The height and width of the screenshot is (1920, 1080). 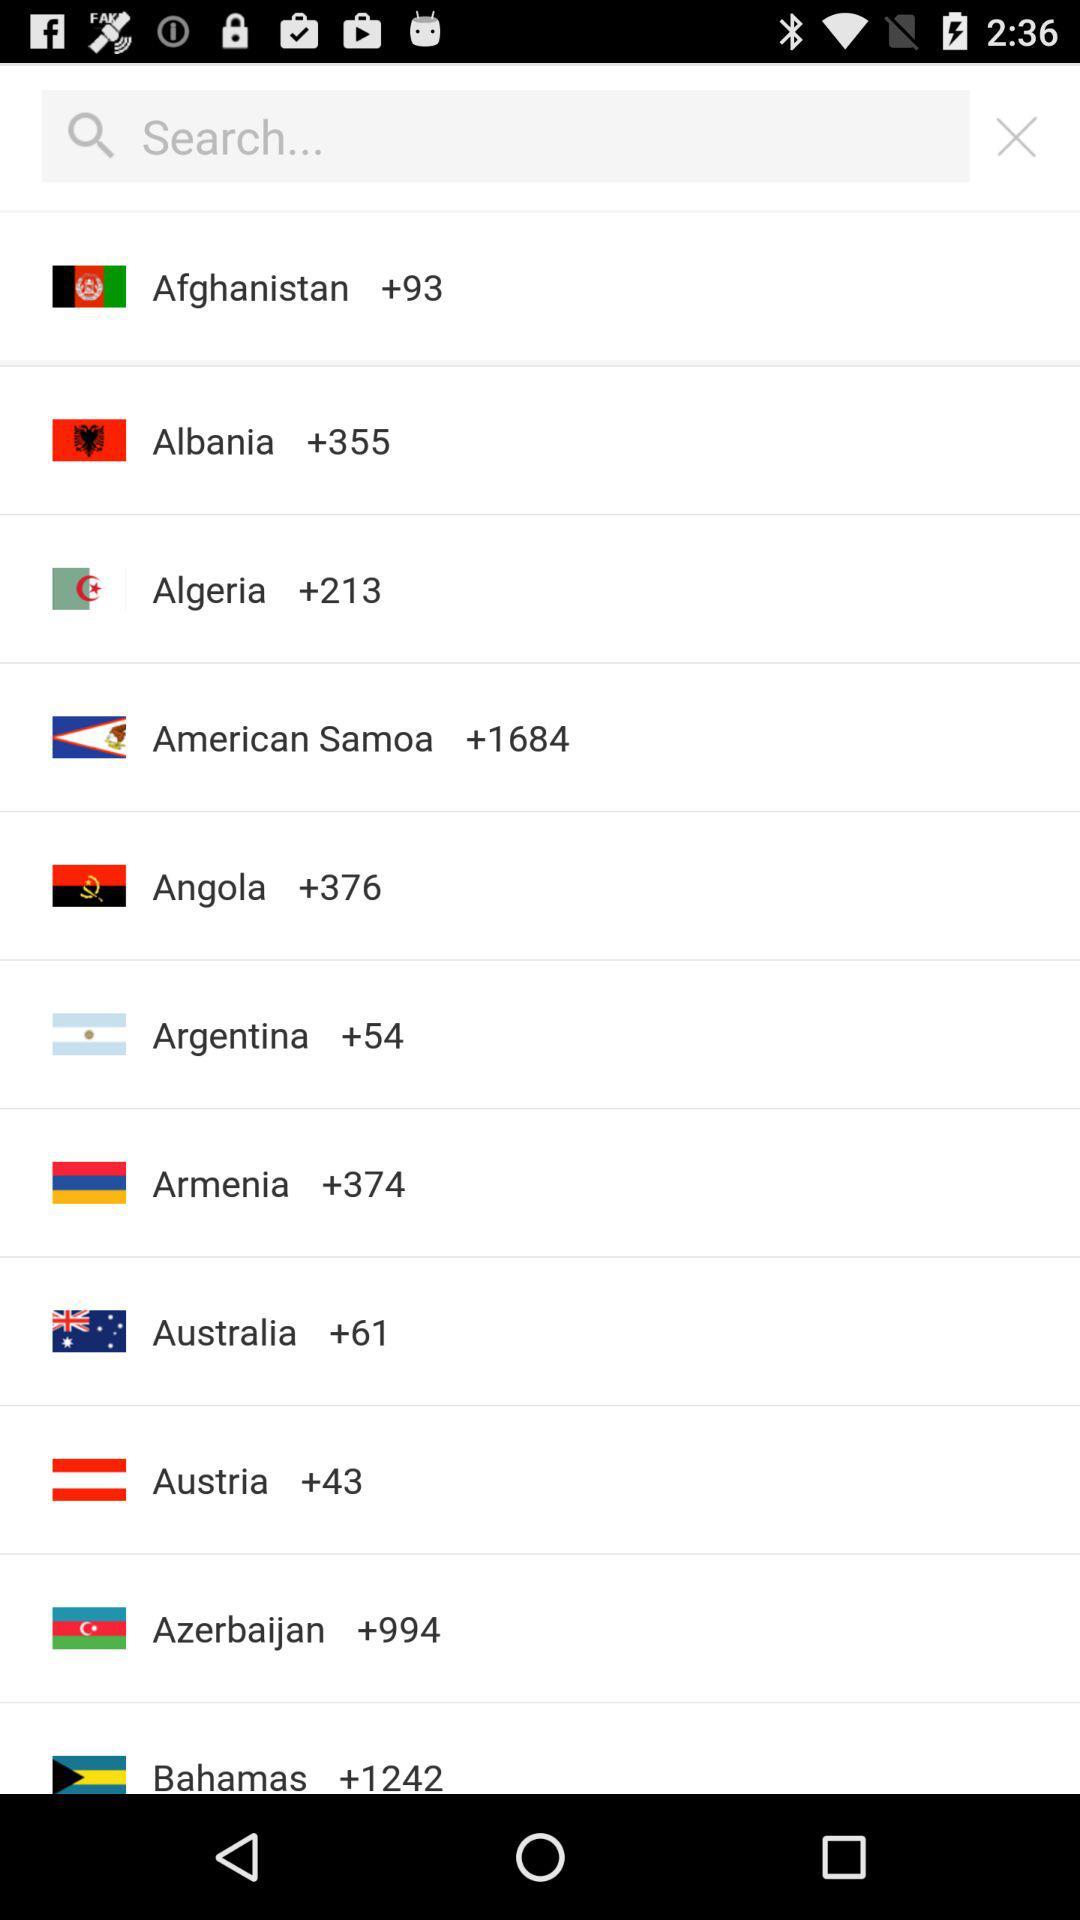 What do you see at coordinates (372, 1034) in the screenshot?
I see `app above +374 app` at bounding box center [372, 1034].